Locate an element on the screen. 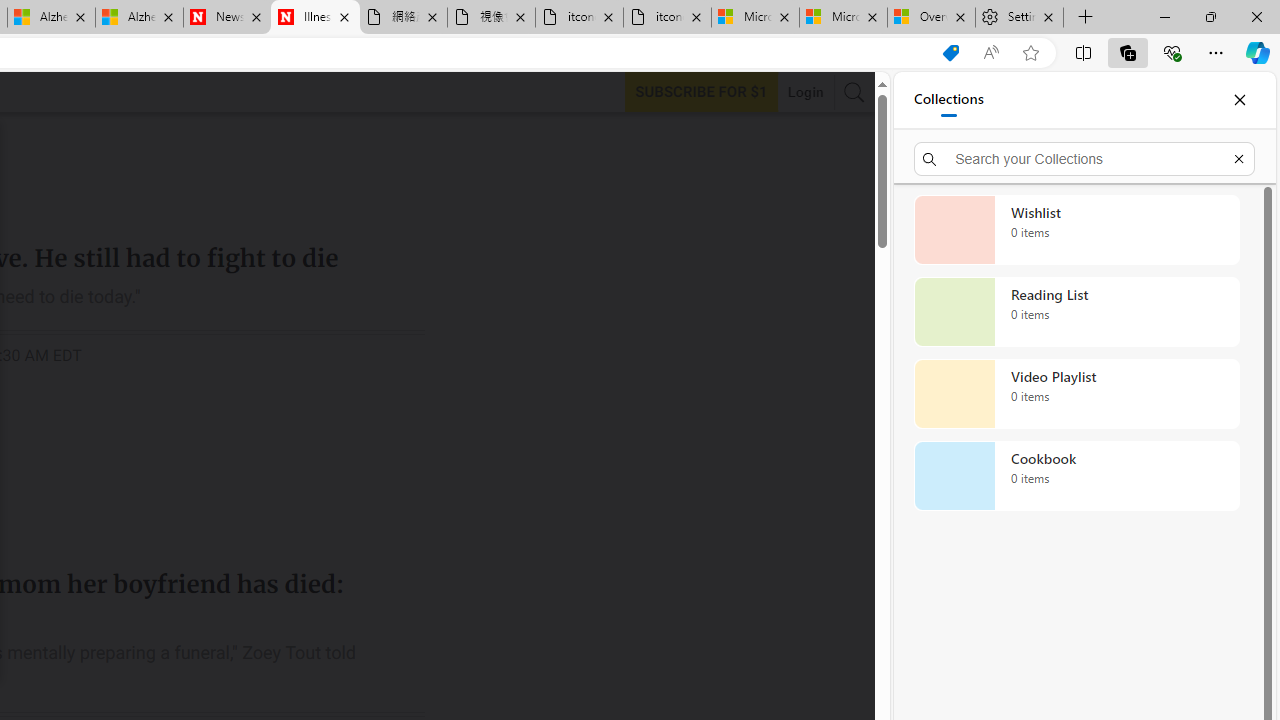 The image size is (1280, 720). 'Illness news & latest pictures from Newsweek.com' is located at coordinates (314, 17).